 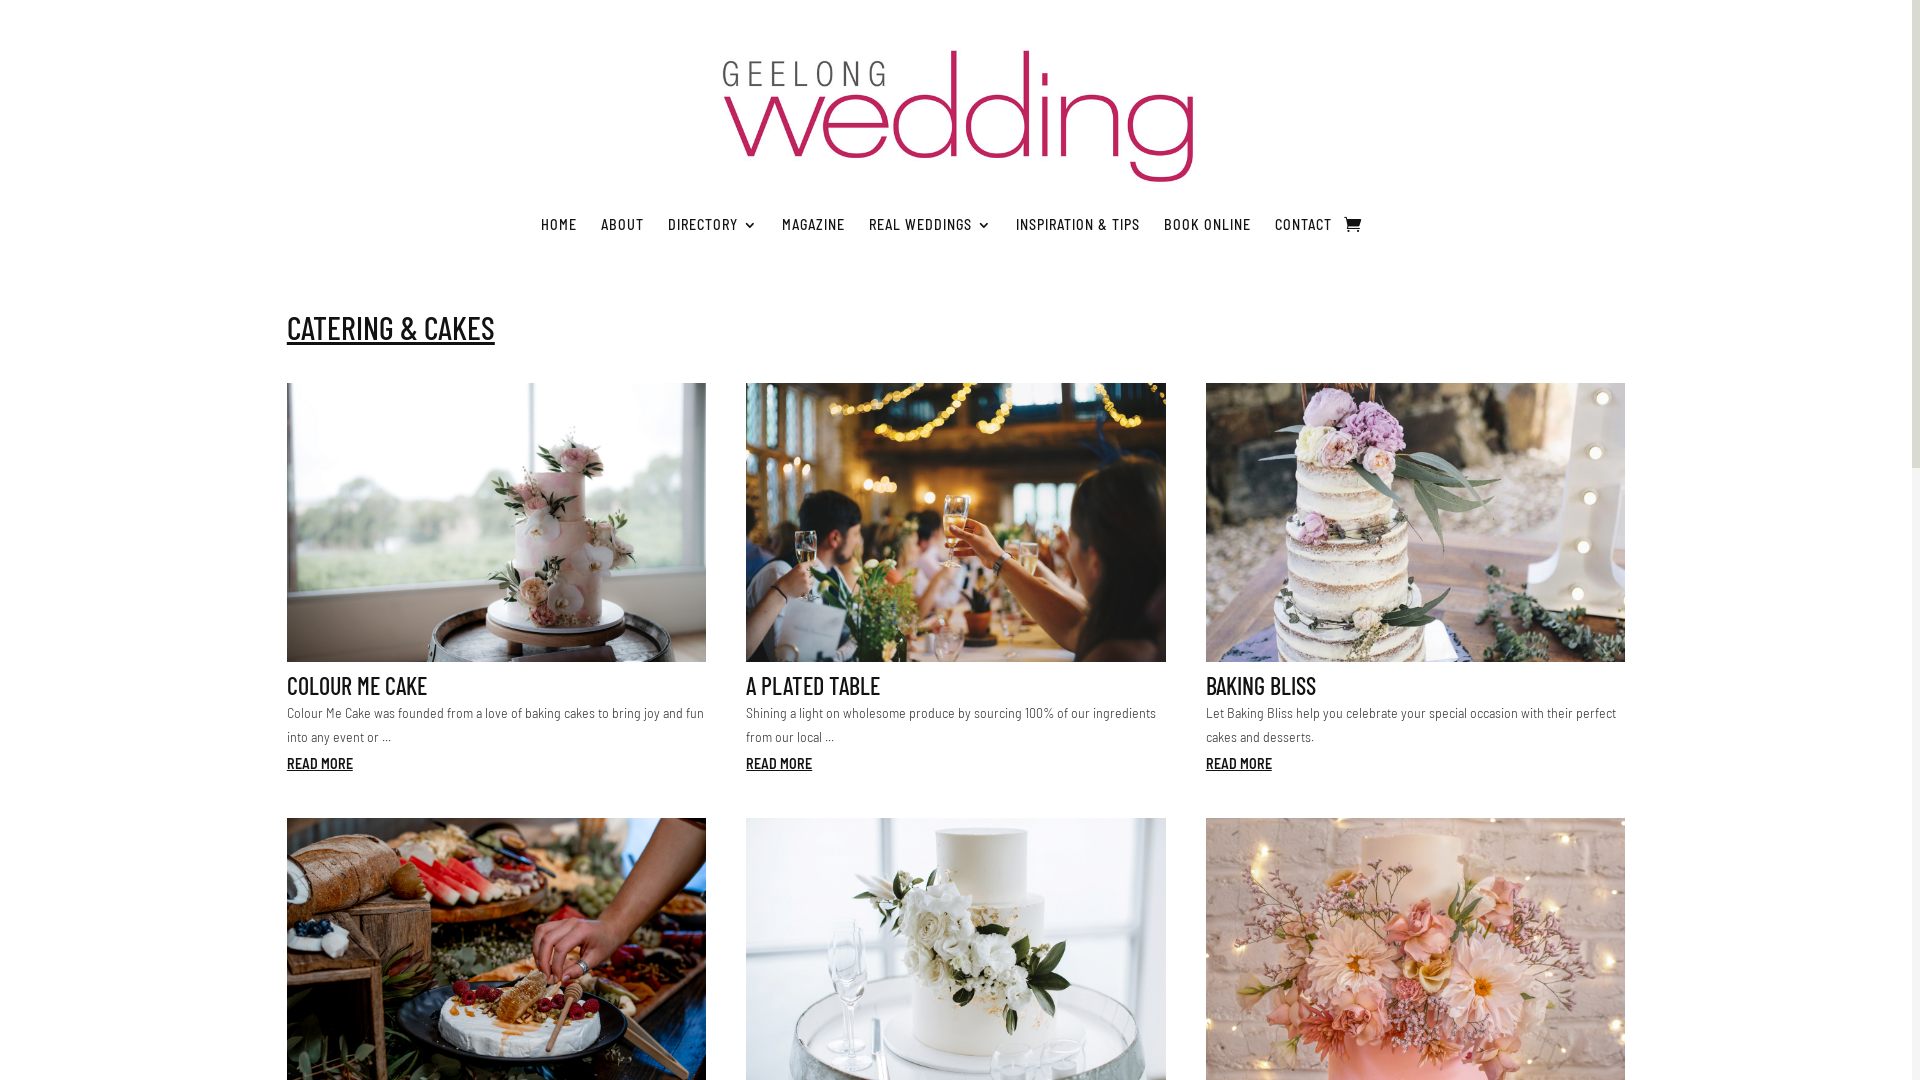 What do you see at coordinates (1303, 224) in the screenshot?
I see `'CONTACT'` at bounding box center [1303, 224].